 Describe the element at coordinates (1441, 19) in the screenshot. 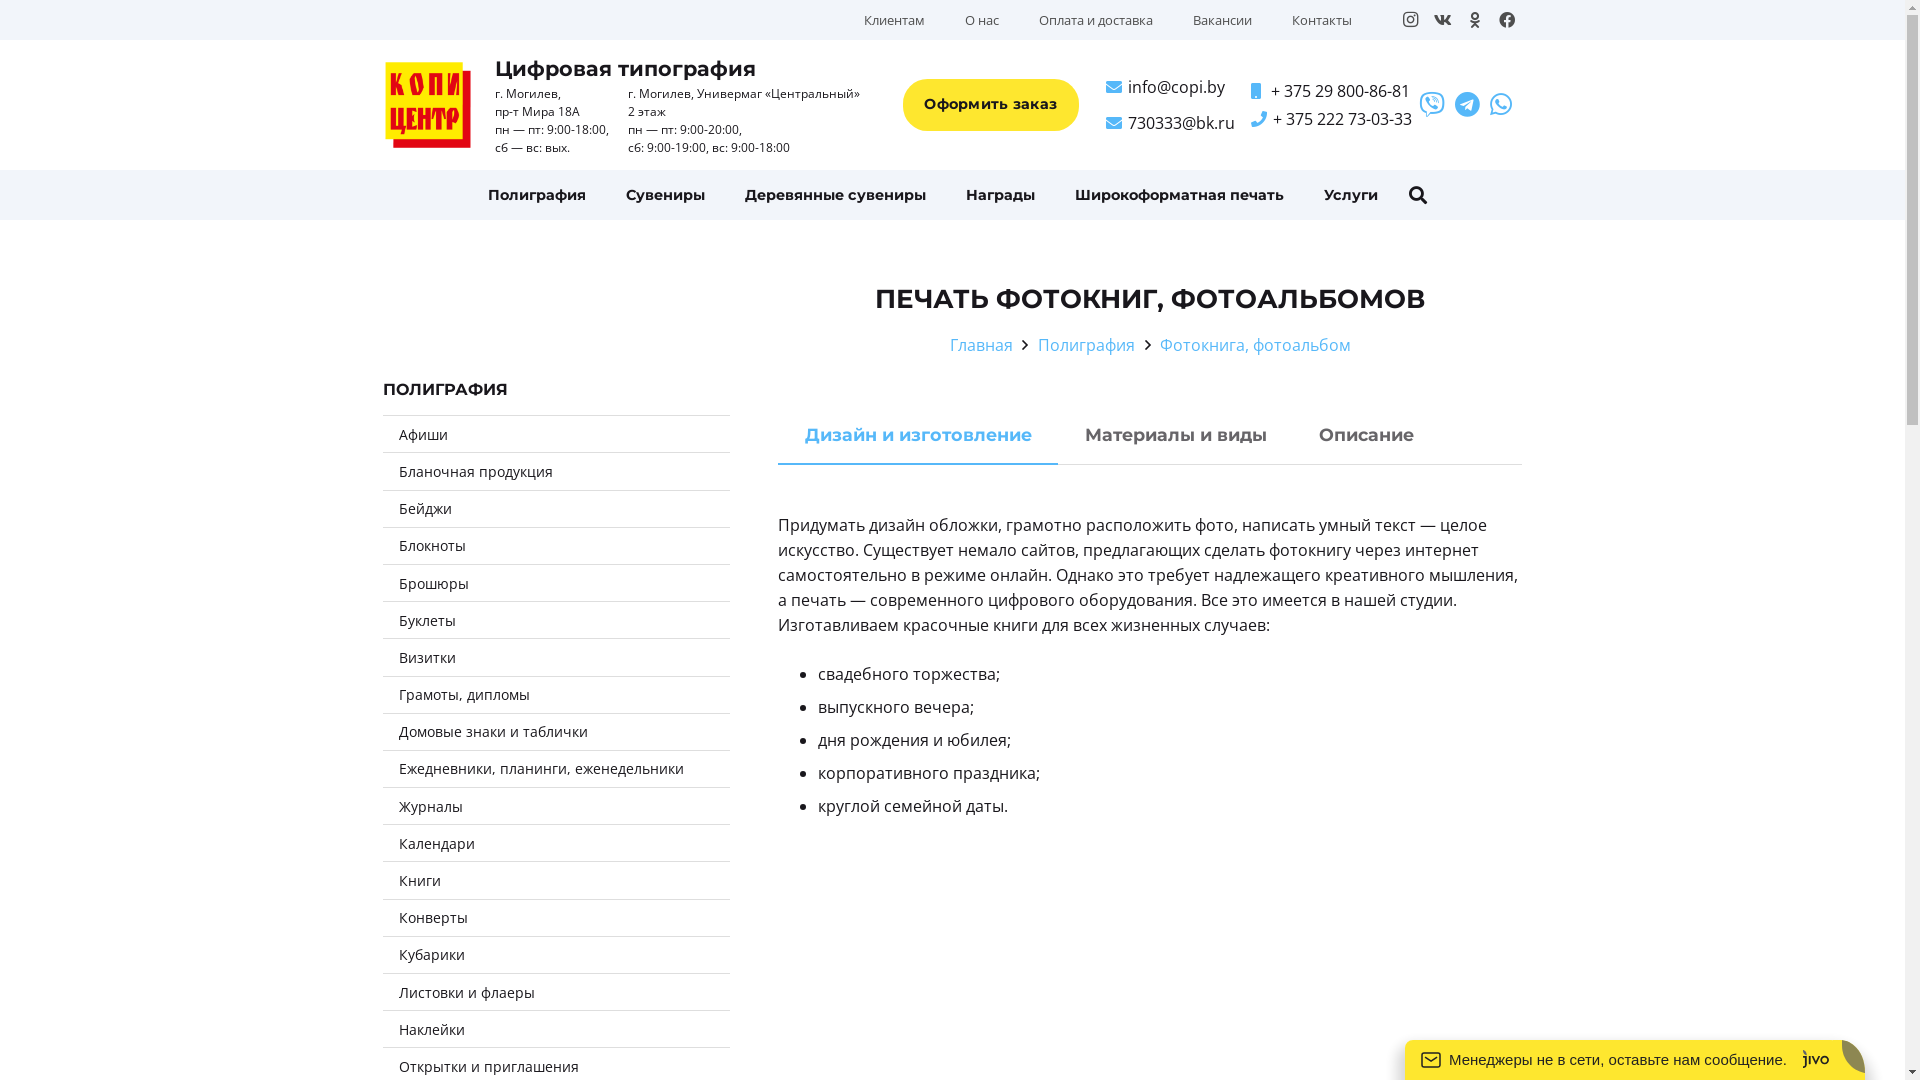

I see `'Vkontakte'` at that location.